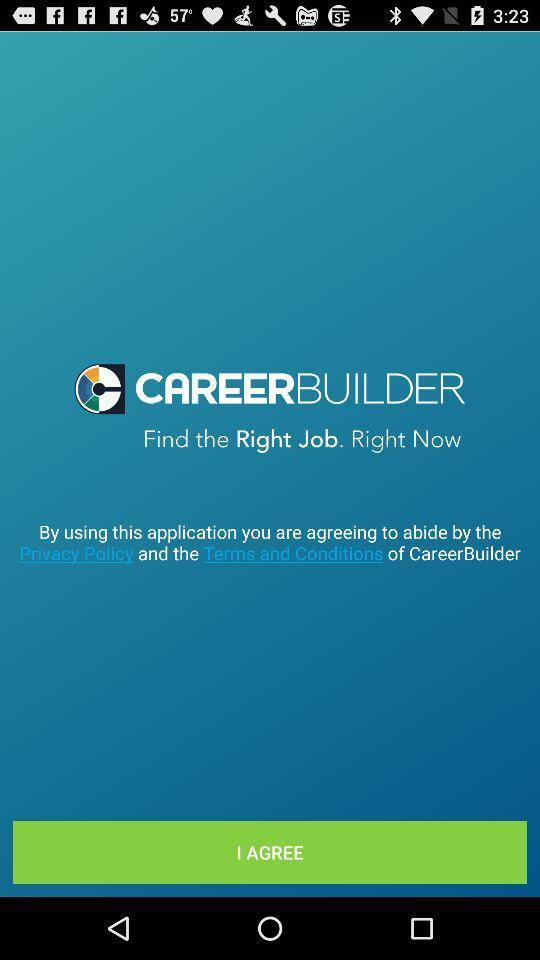  Describe the element at coordinates (270, 542) in the screenshot. I see `the icon above i agree` at that location.